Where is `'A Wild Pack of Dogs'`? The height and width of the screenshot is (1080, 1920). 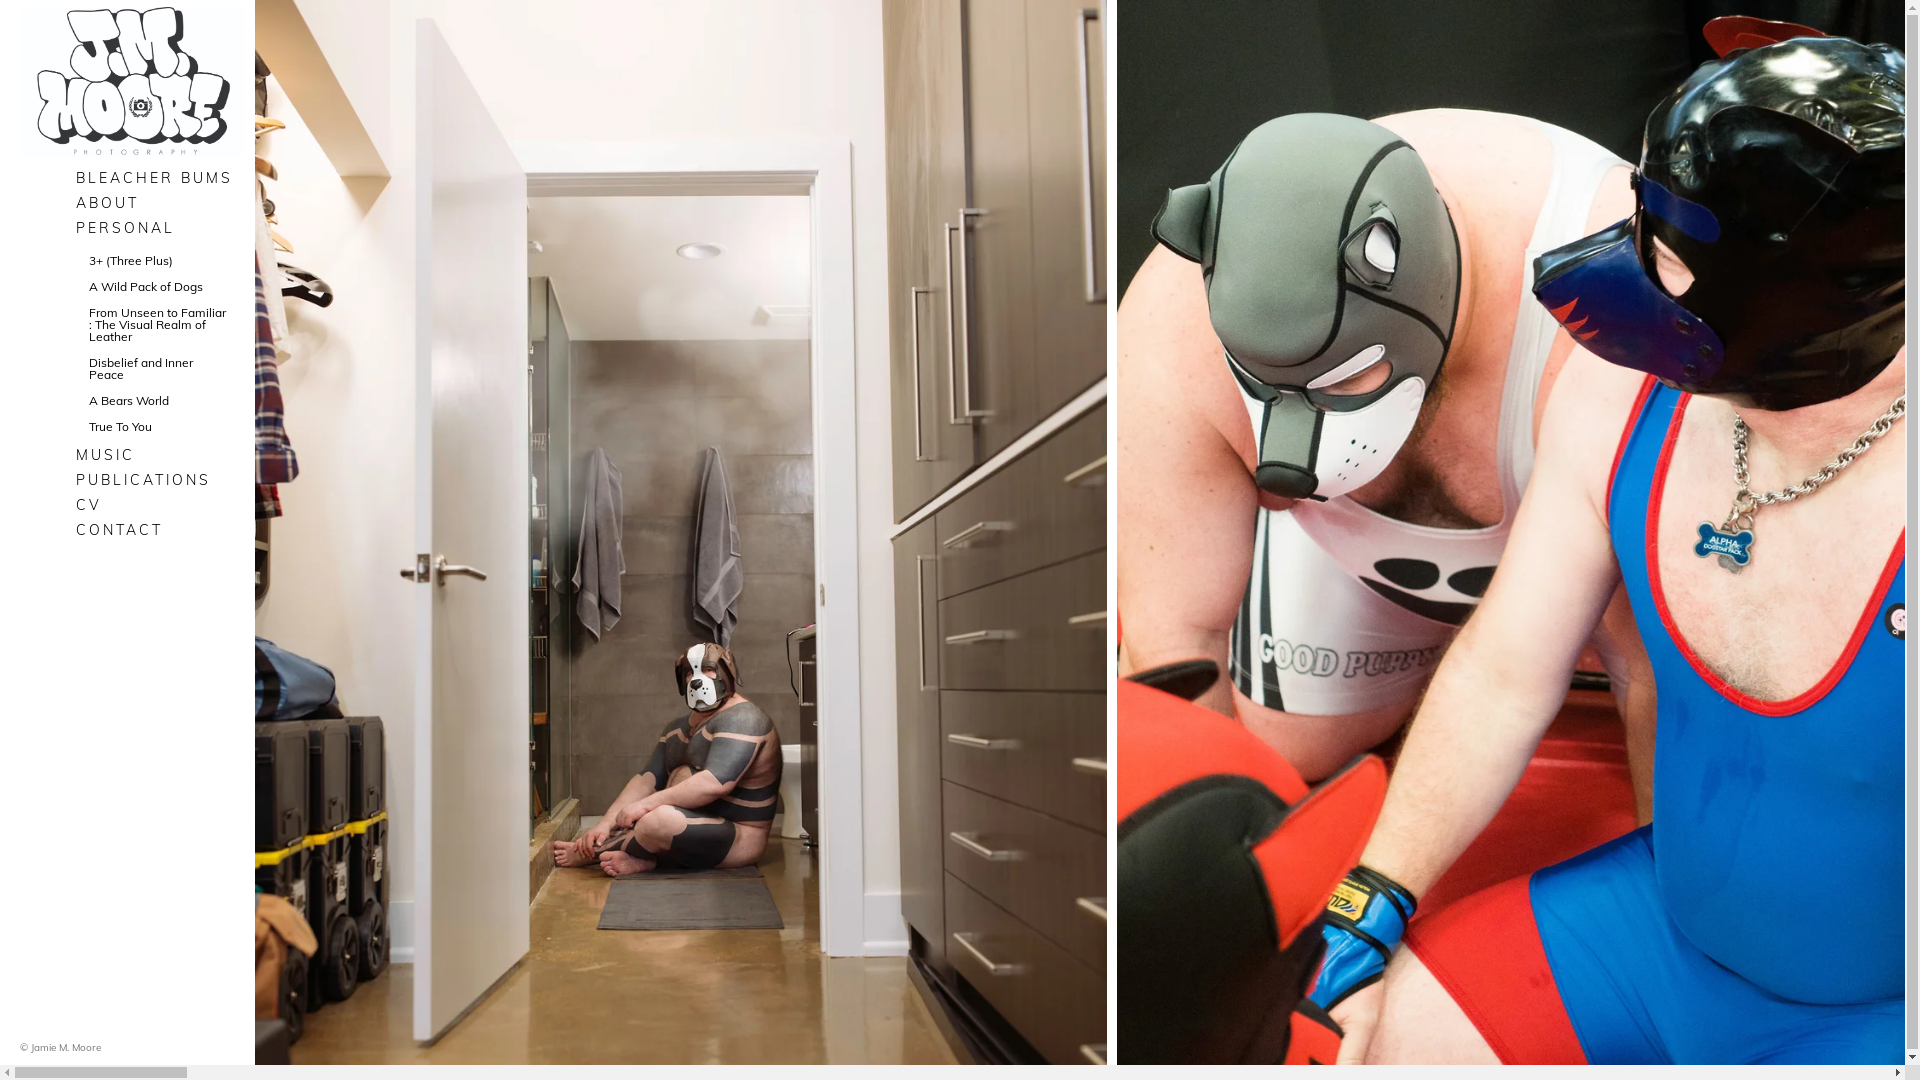
'A Wild Pack of Dogs' is located at coordinates (156, 286).